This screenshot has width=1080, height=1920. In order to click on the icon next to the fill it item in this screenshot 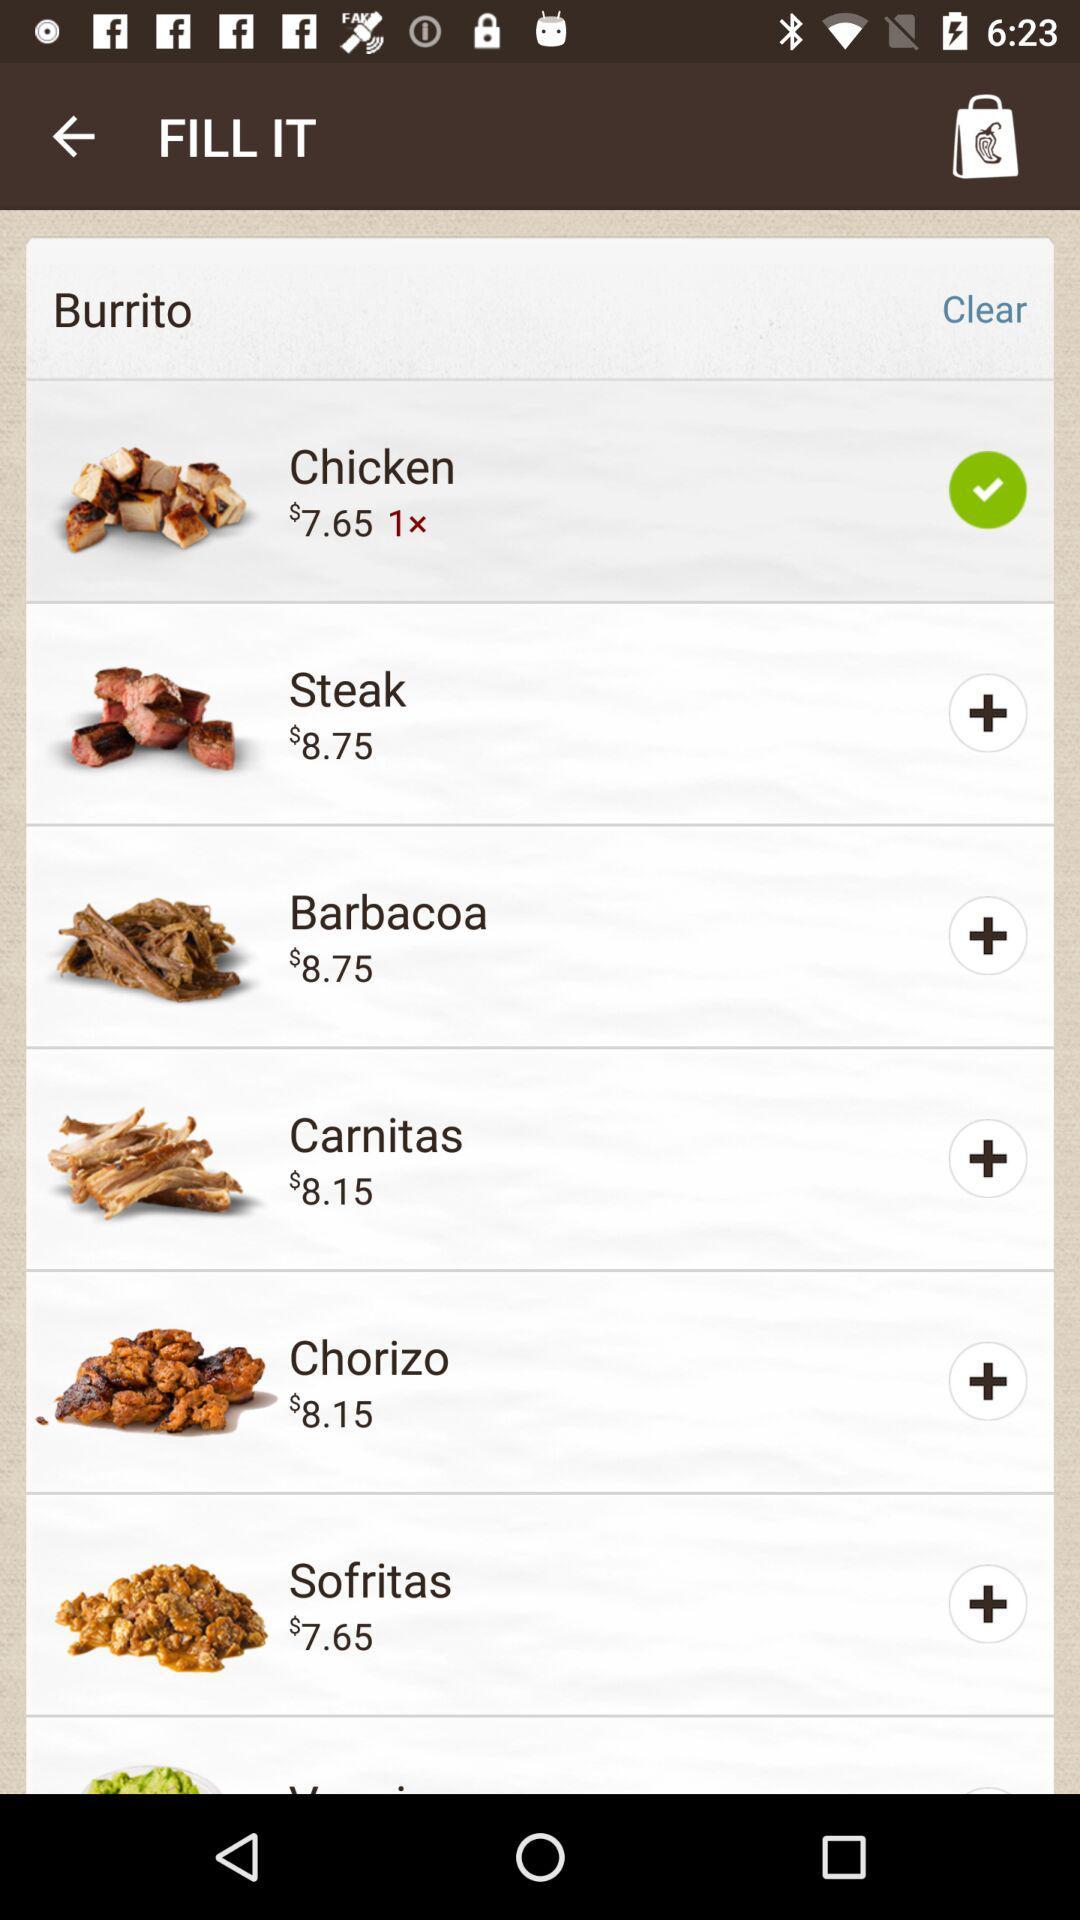, I will do `click(72, 135)`.